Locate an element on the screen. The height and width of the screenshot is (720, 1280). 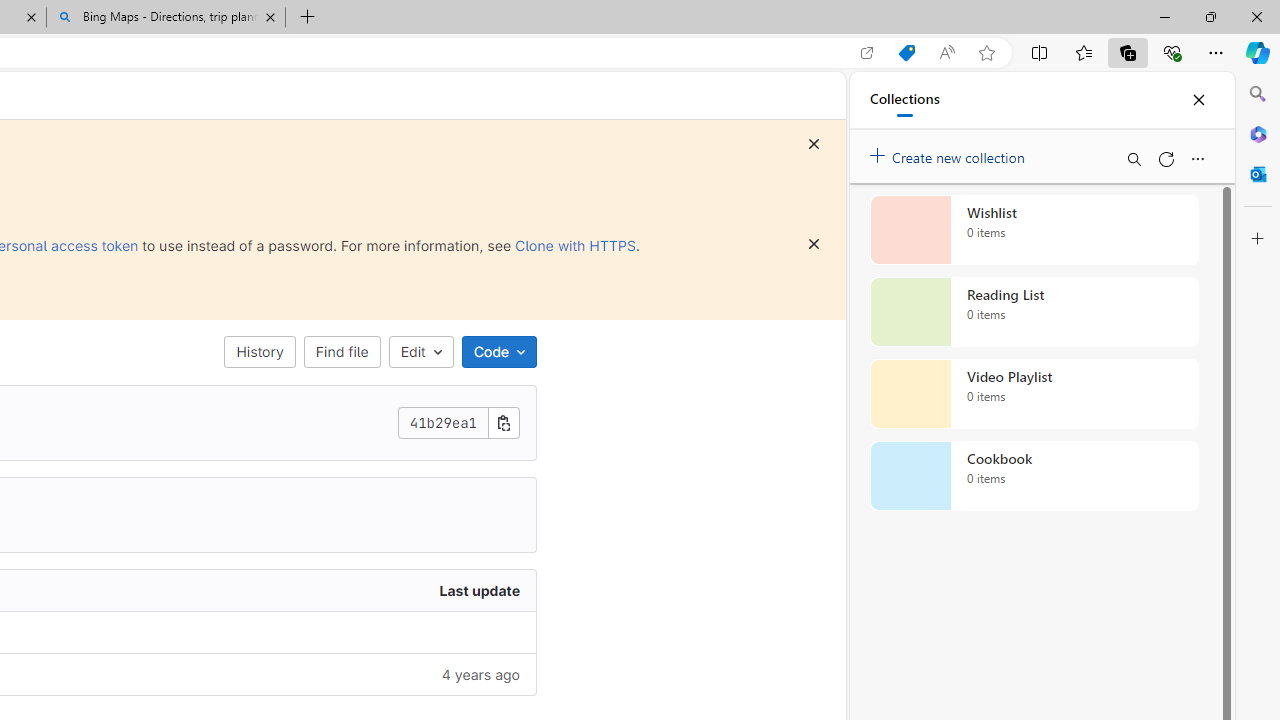
'Class: s16 gl-icon gl-button-icon ' is located at coordinates (814, 243).